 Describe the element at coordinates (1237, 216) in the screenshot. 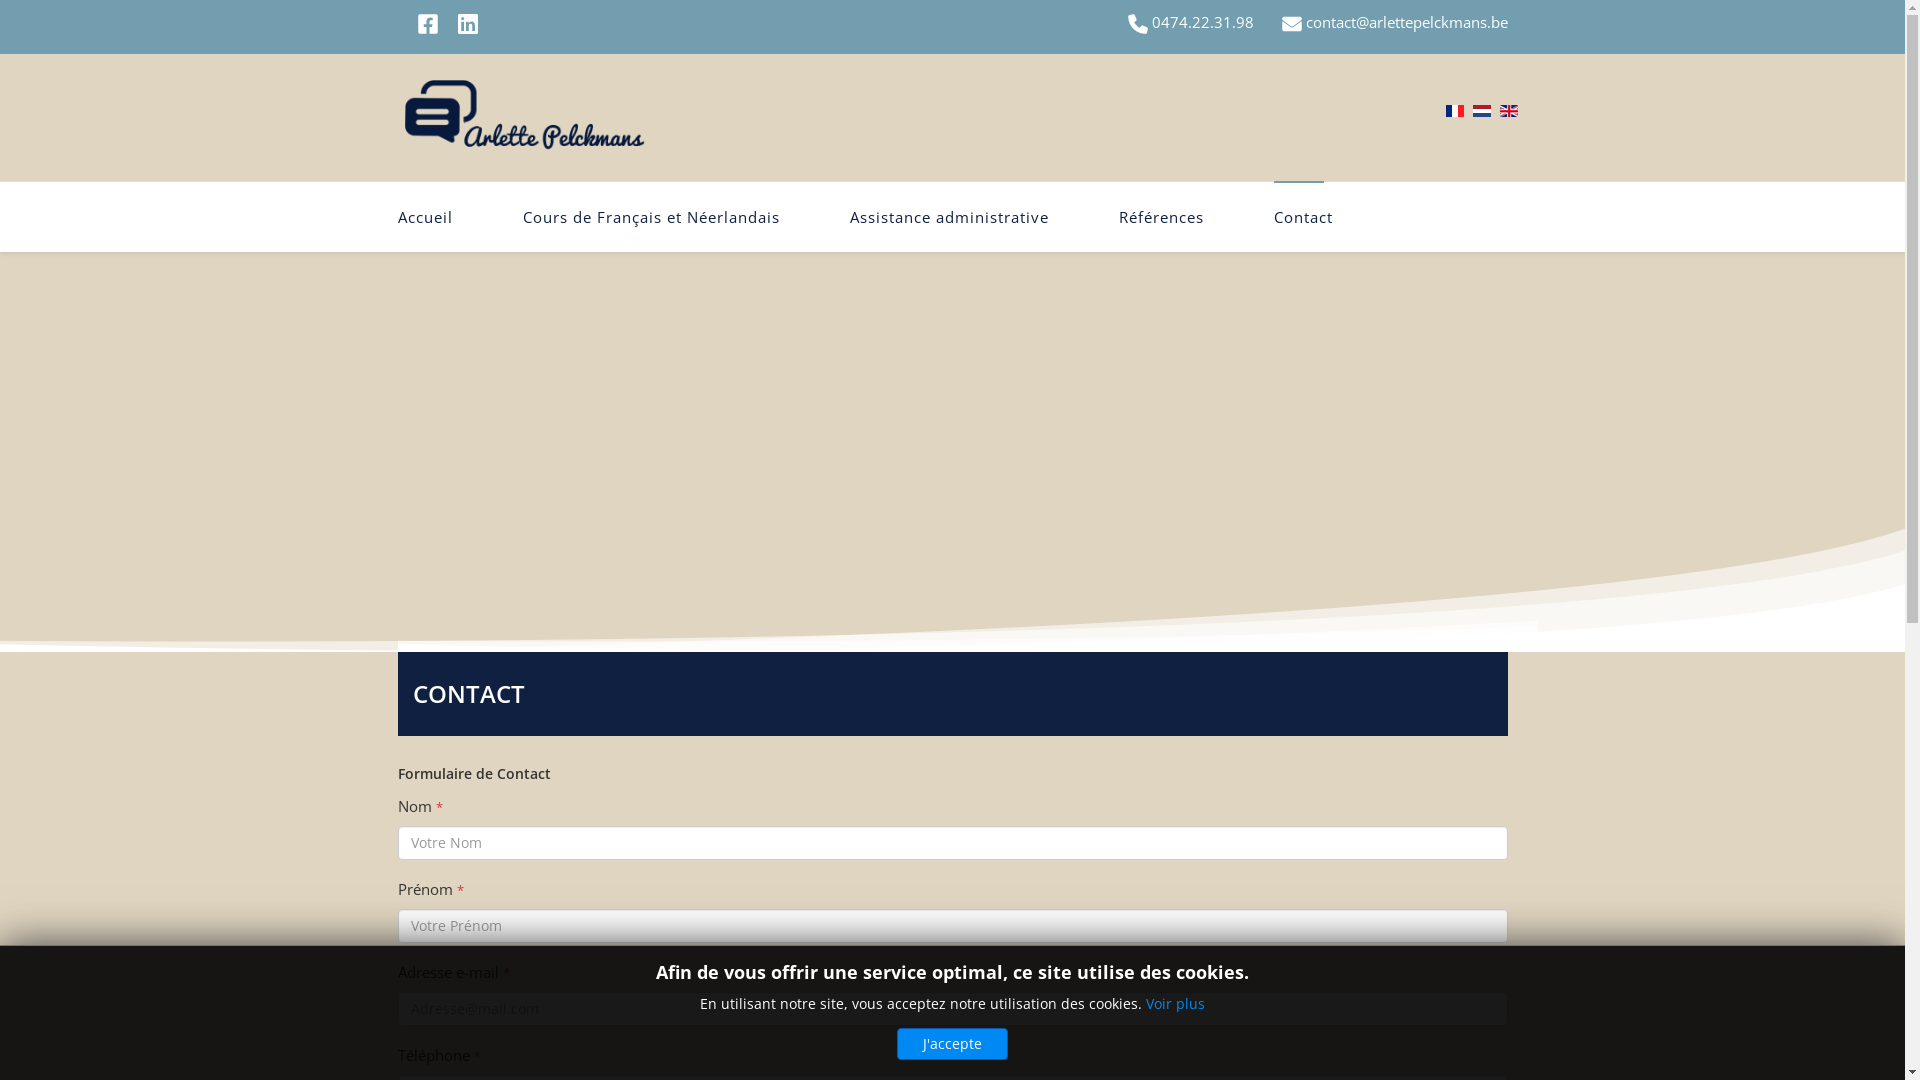

I see `'Contact'` at that location.